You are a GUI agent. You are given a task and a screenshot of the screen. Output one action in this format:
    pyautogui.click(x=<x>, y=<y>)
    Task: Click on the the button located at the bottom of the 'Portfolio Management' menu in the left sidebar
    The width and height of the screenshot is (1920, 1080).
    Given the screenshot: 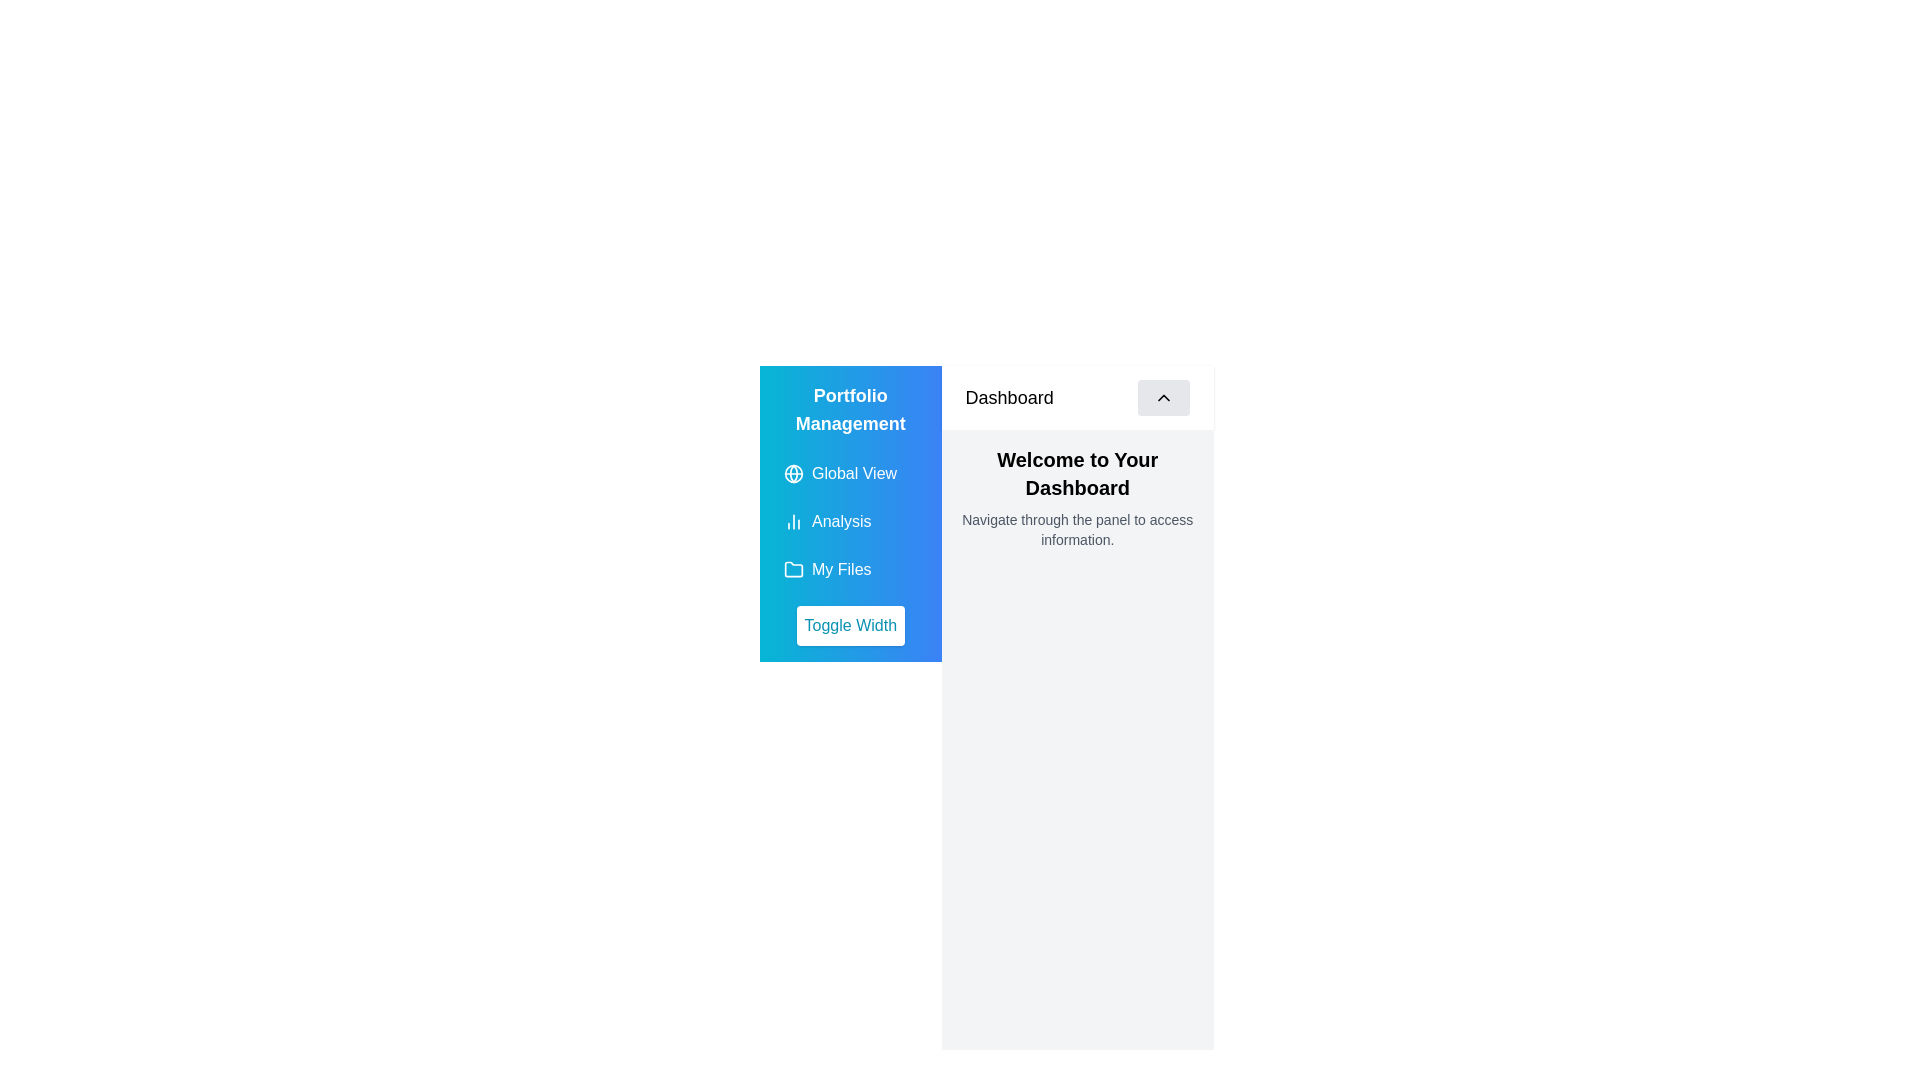 What is the action you would take?
    pyautogui.click(x=850, y=624)
    